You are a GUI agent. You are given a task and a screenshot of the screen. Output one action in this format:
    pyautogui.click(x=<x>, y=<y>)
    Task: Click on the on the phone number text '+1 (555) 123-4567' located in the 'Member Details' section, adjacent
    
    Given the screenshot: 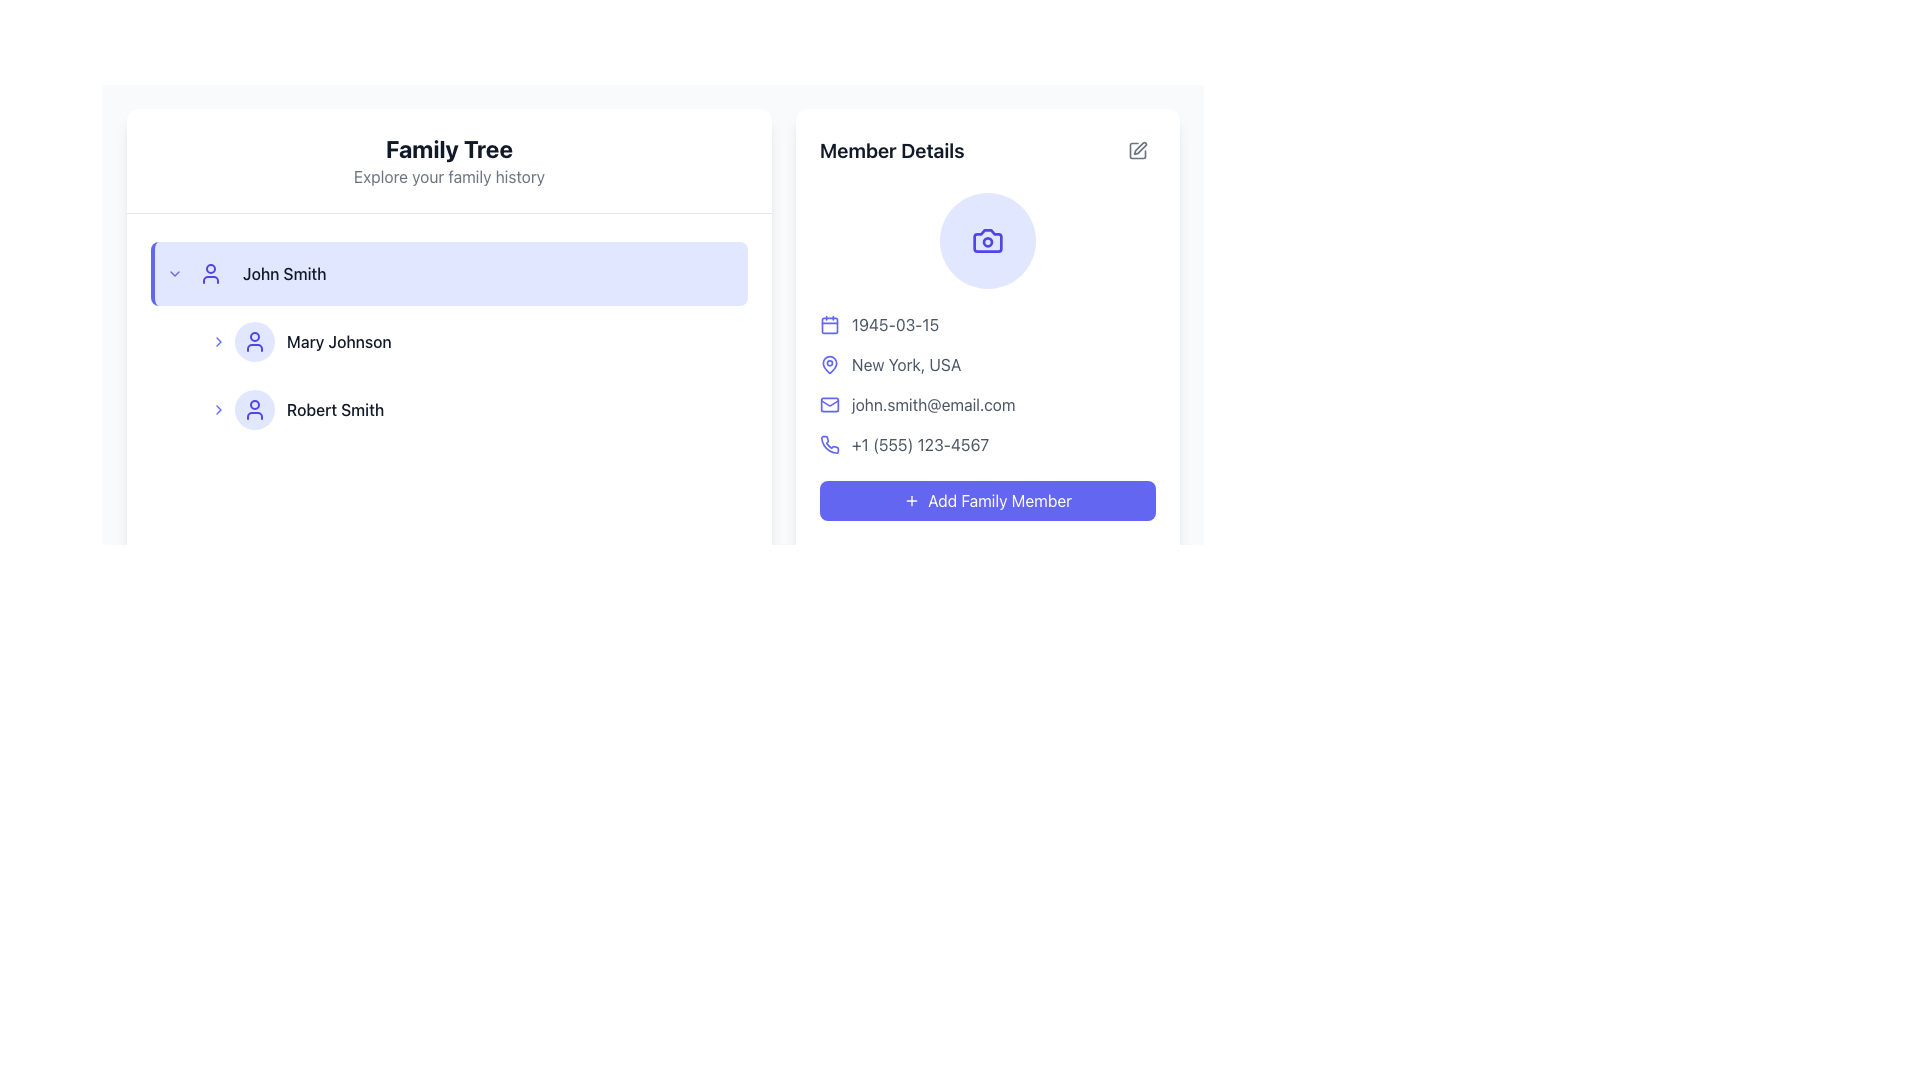 What is the action you would take?
    pyautogui.click(x=919, y=443)
    